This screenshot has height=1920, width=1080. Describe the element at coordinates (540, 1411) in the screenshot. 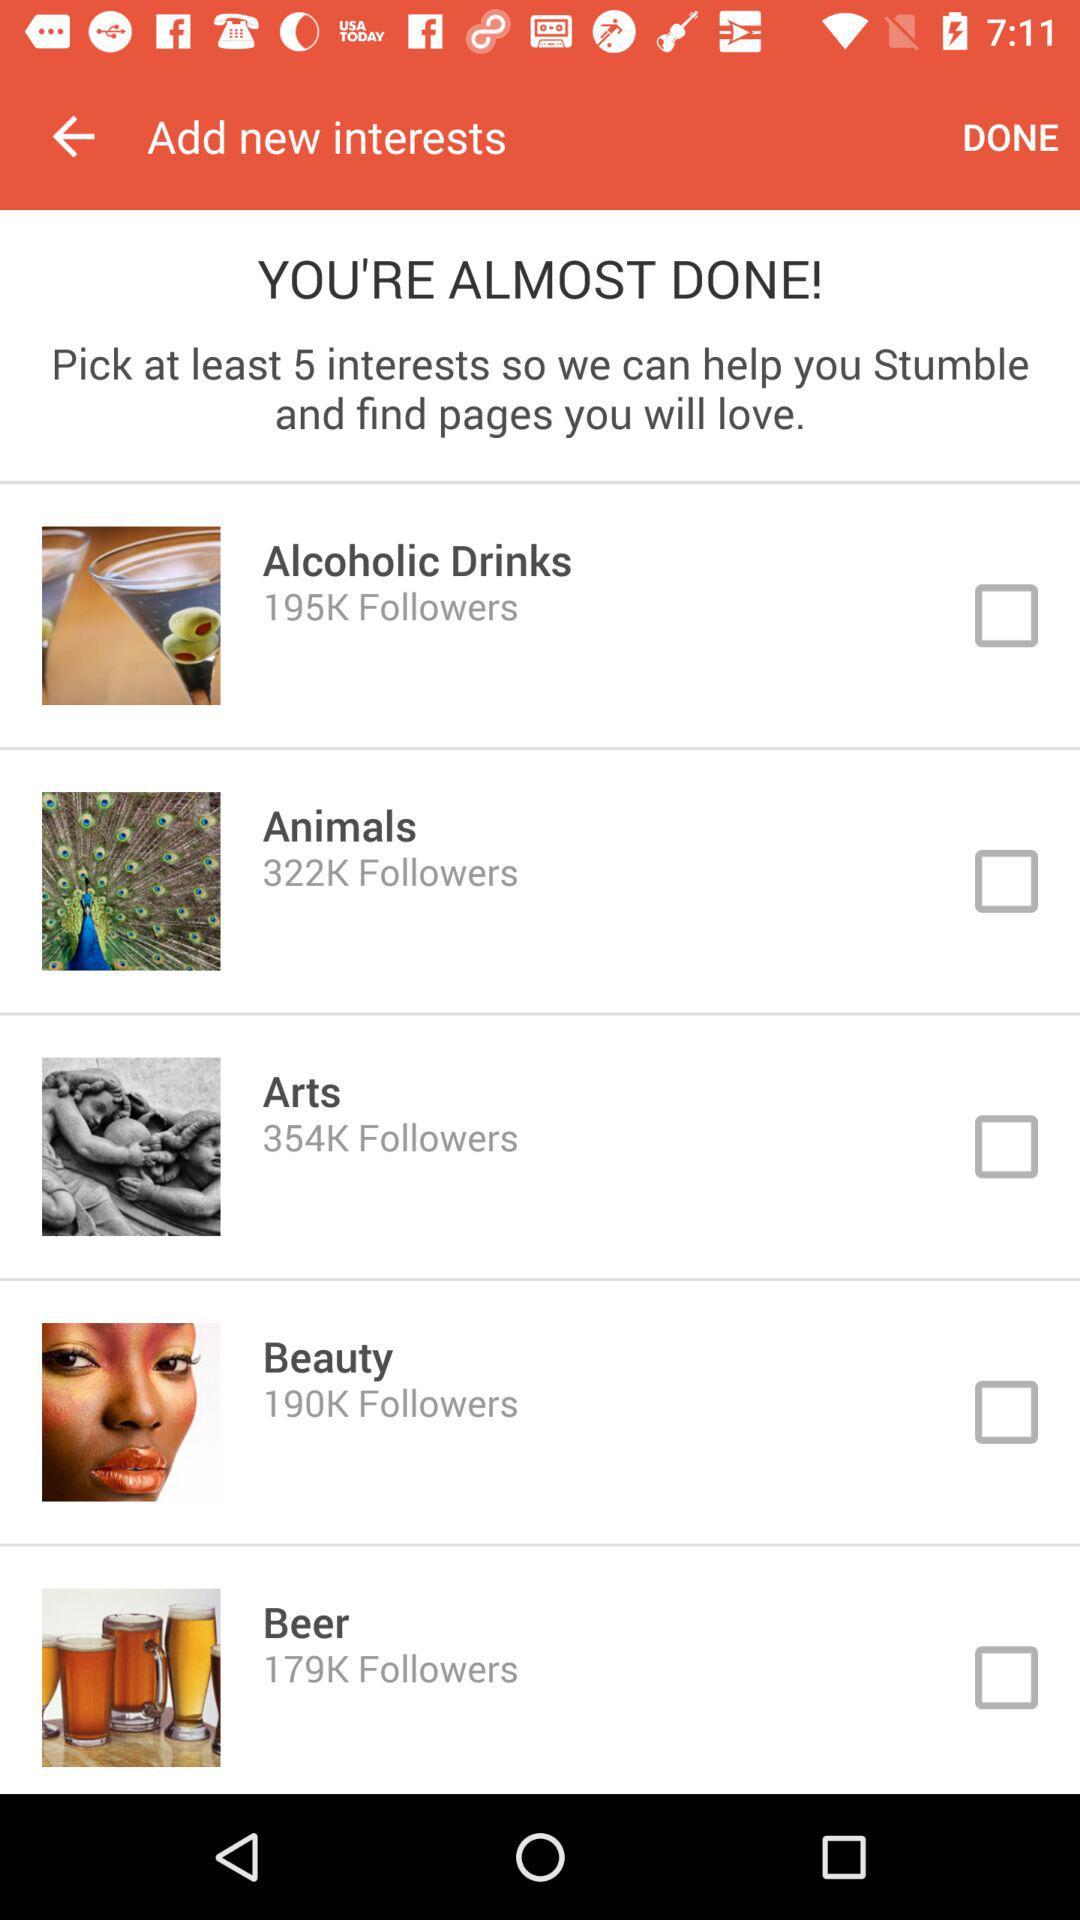

I see `beauty` at that location.